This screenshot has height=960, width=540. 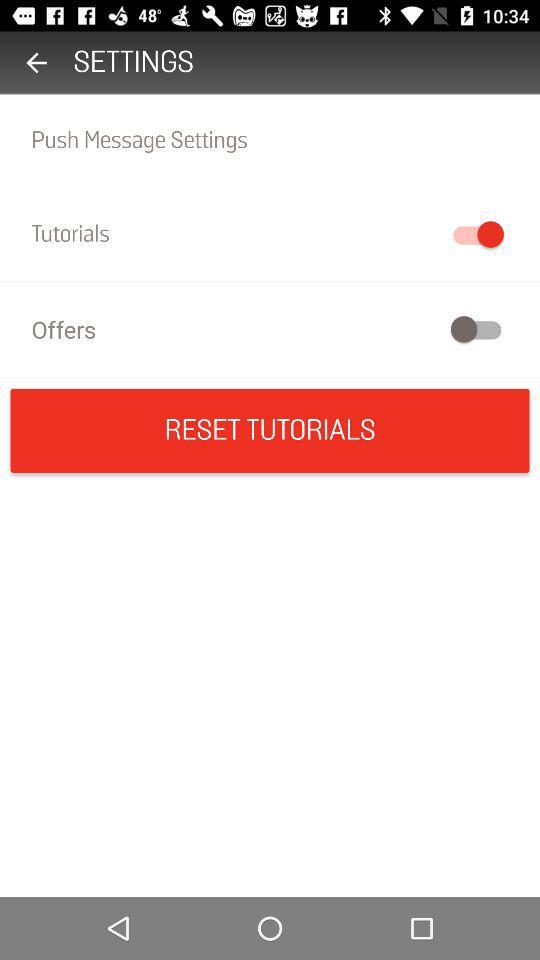 What do you see at coordinates (270, 329) in the screenshot?
I see `offers` at bounding box center [270, 329].